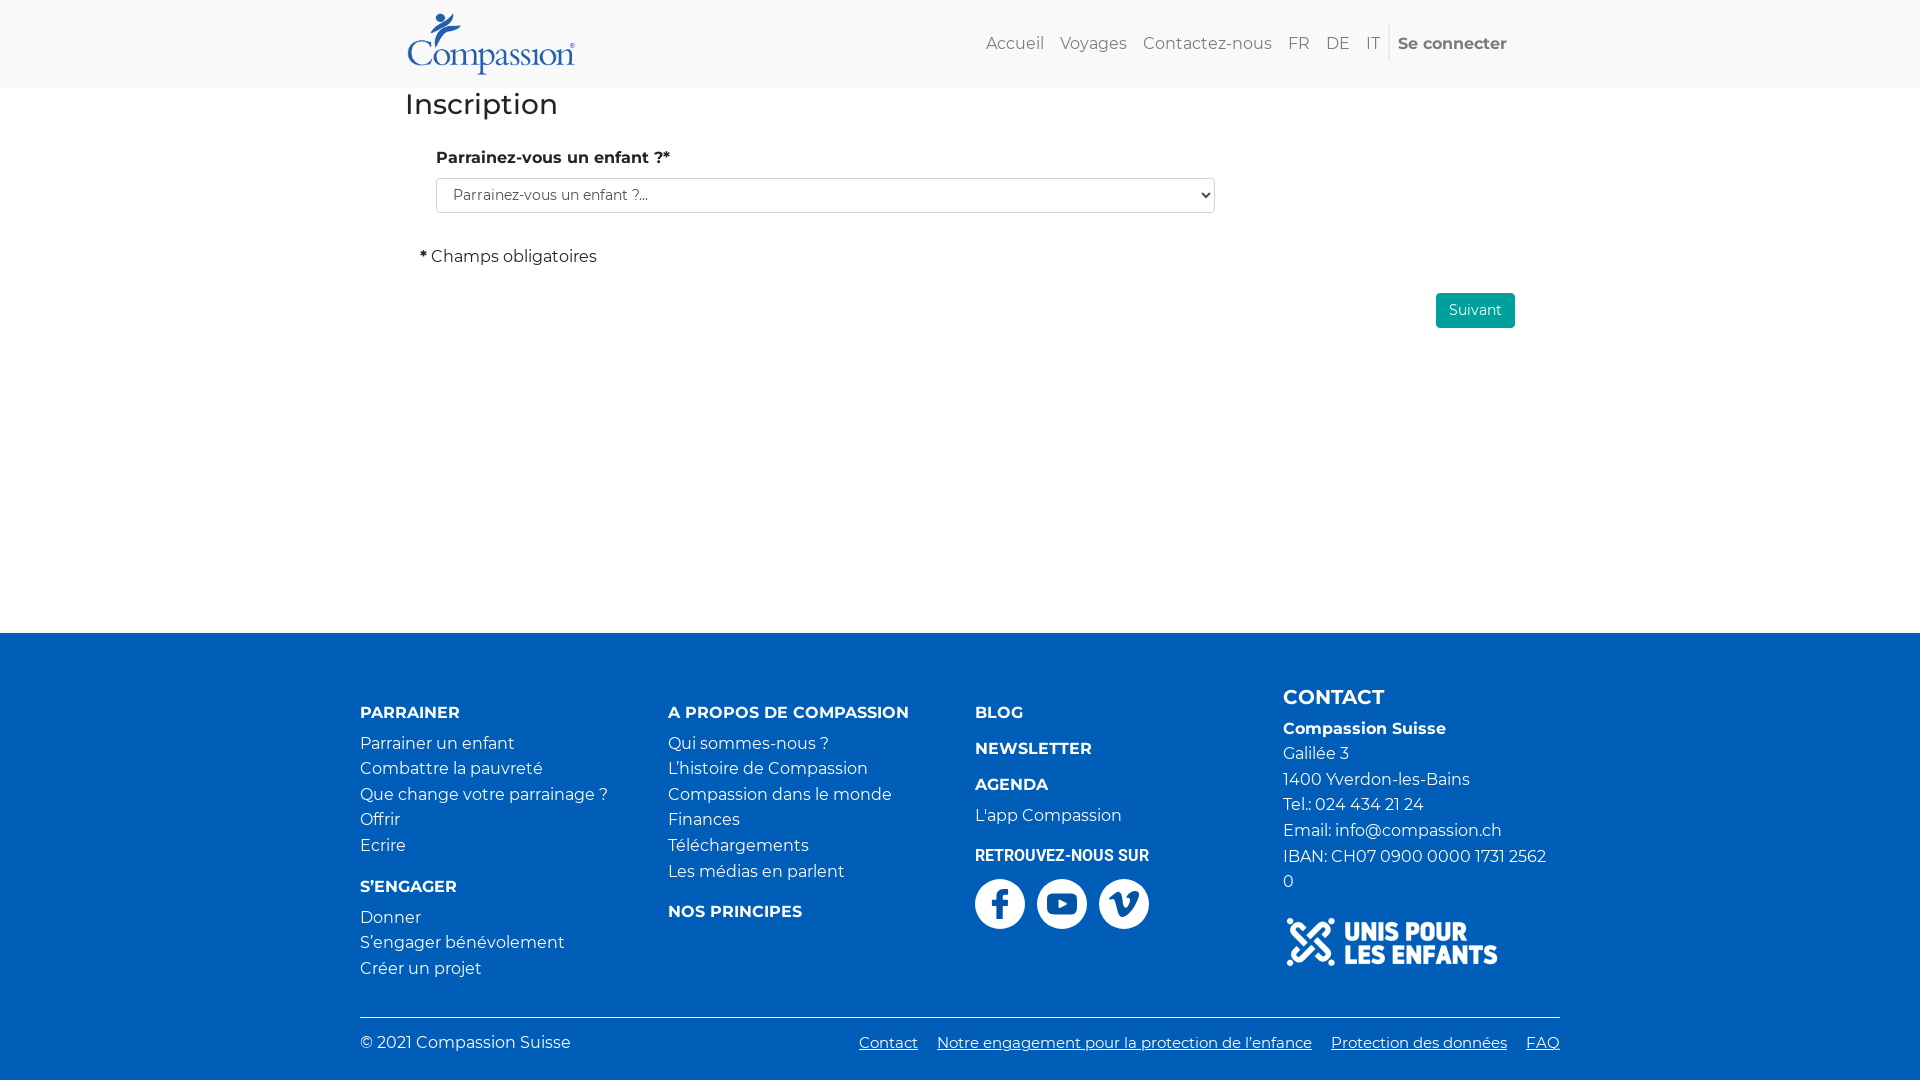 Image resolution: width=1920 pixels, height=1080 pixels. What do you see at coordinates (1416, 830) in the screenshot?
I see `'info@compassion.ch'` at bounding box center [1416, 830].